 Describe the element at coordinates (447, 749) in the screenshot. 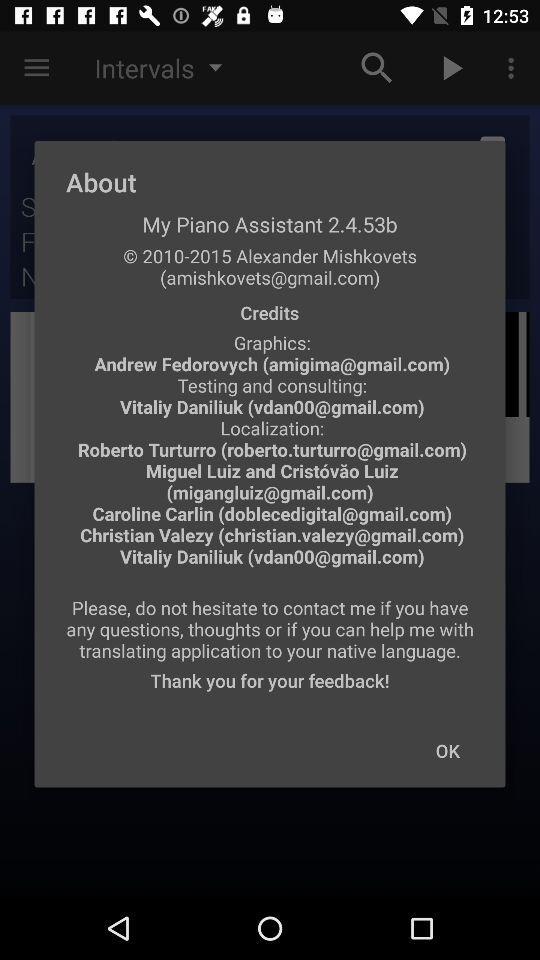

I see `the ok` at that location.